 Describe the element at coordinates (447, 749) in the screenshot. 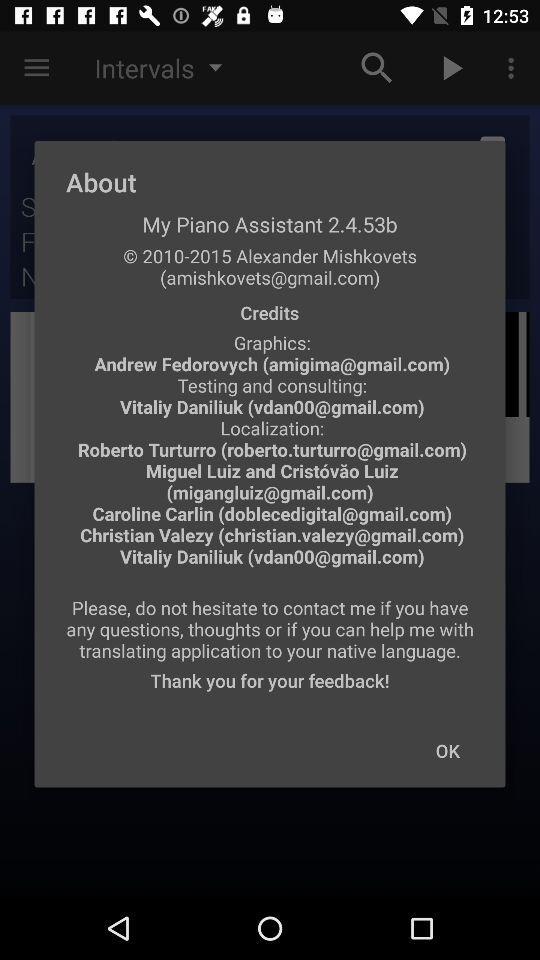

I see `the ok` at that location.